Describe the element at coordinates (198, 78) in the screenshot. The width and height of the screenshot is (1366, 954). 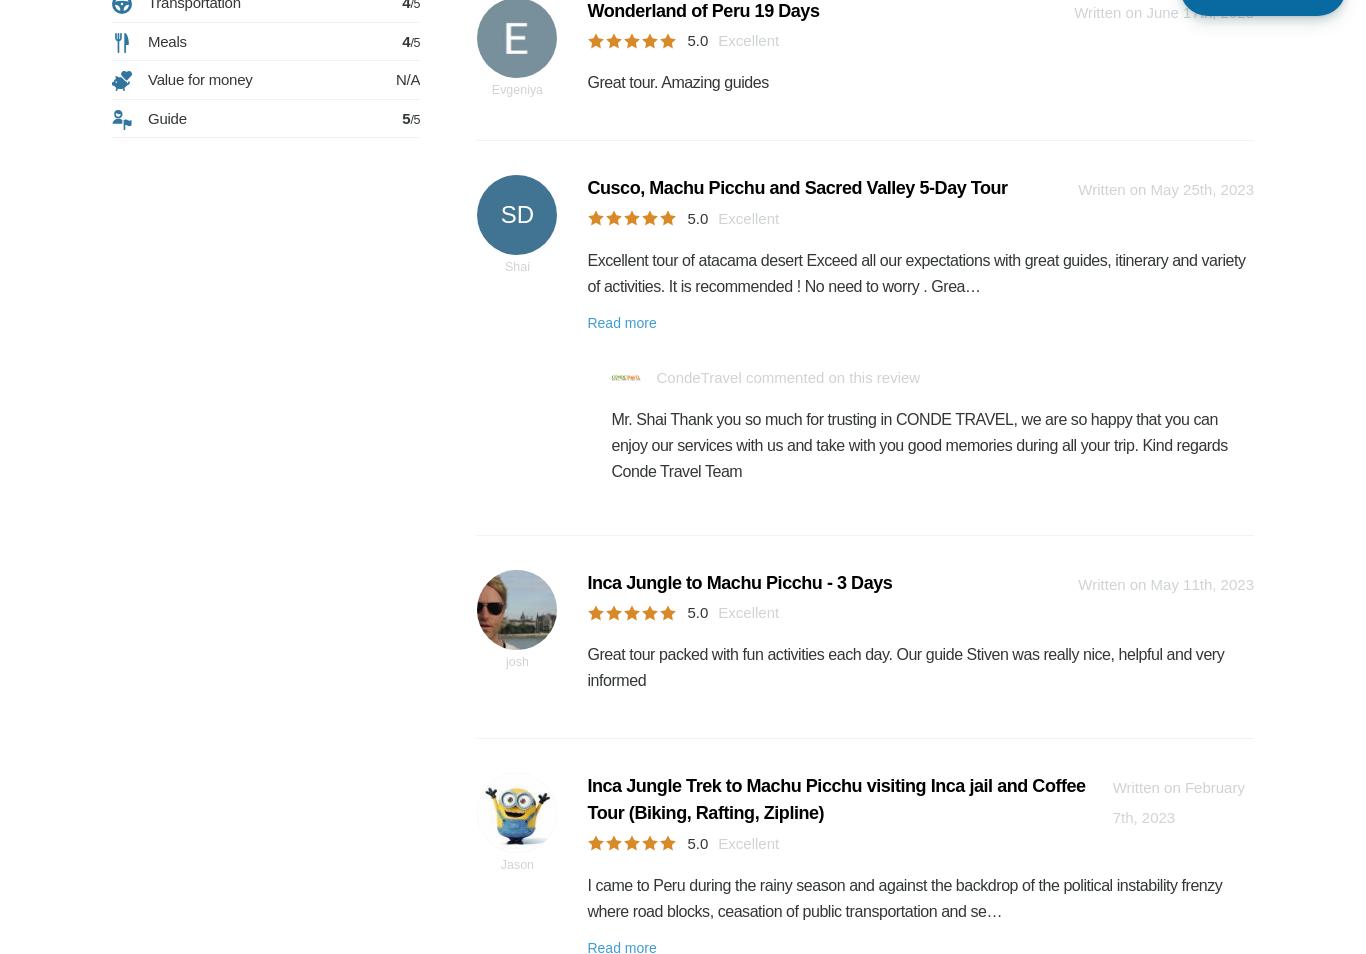
I see `'Value for money'` at that location.